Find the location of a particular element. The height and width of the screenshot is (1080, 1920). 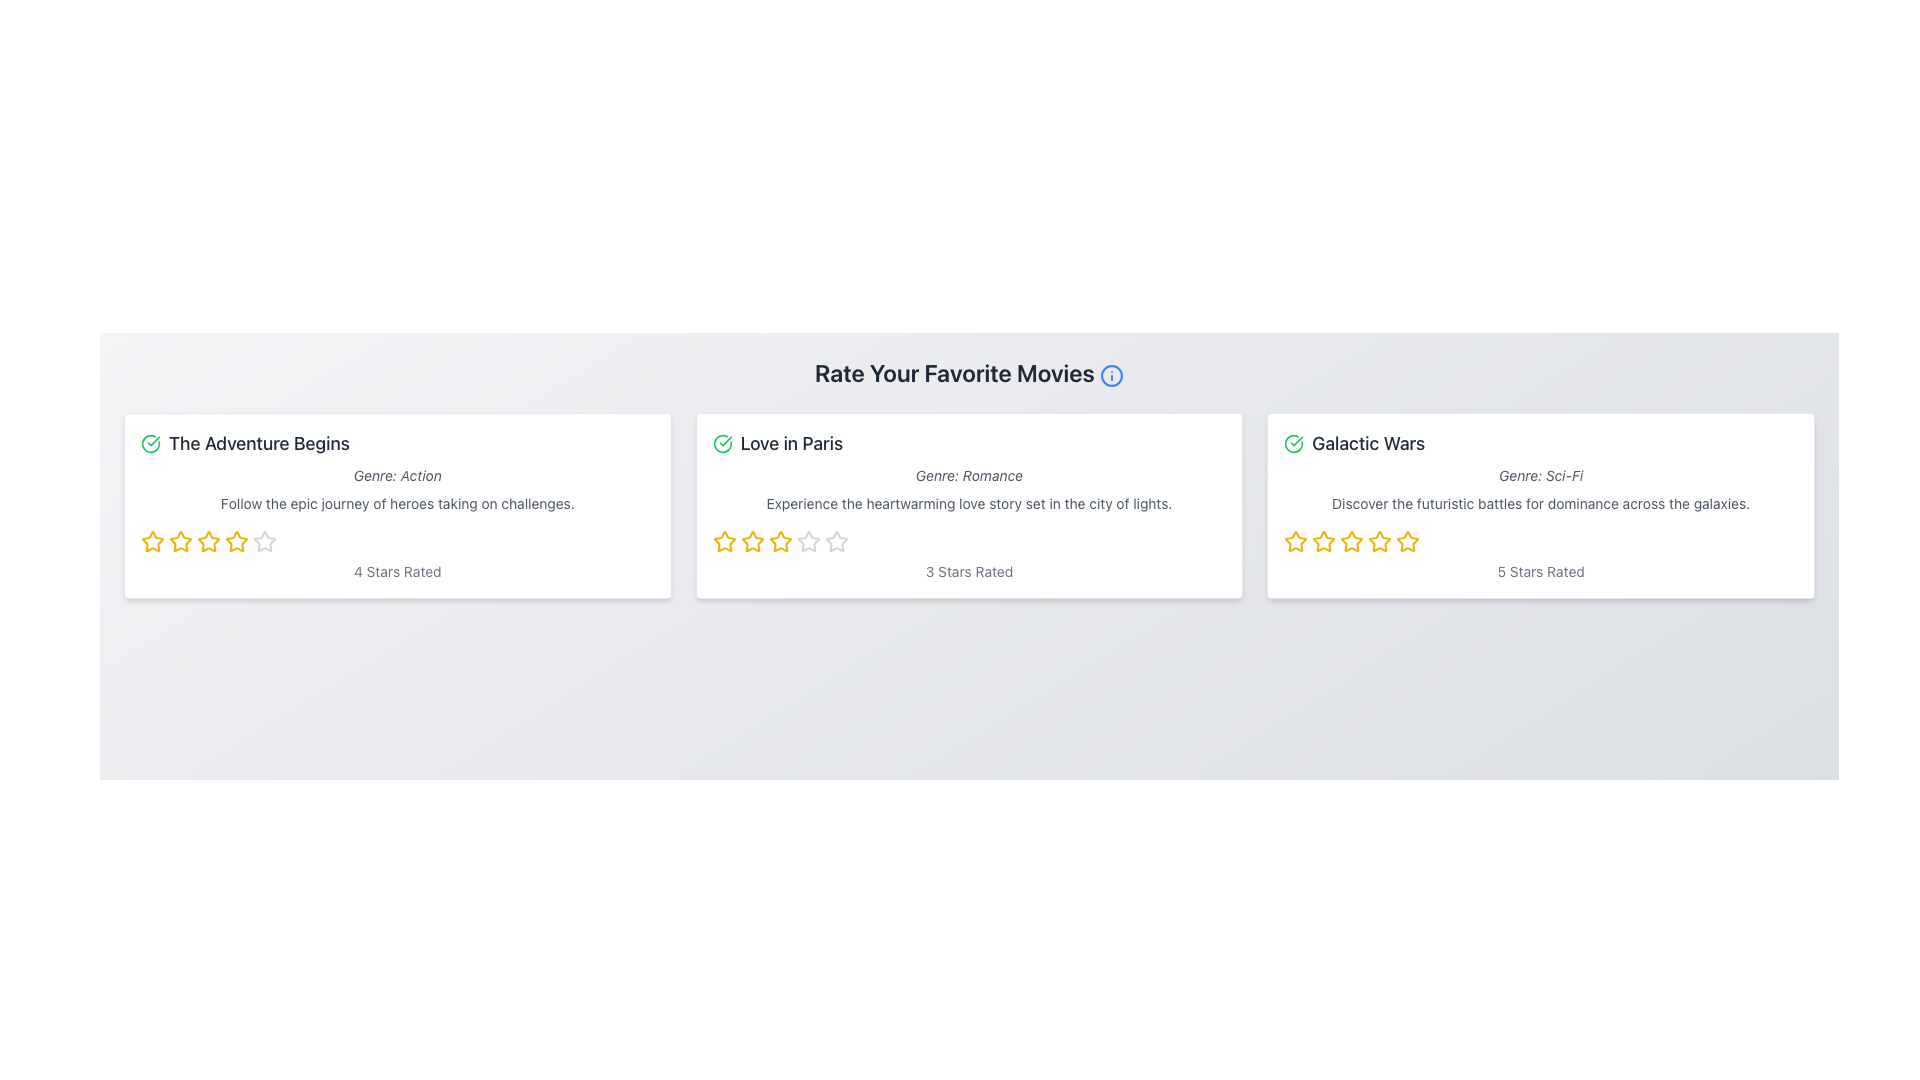

the third rating star under the 'Love in Paris' movie card is located at coordinates (751, 542).